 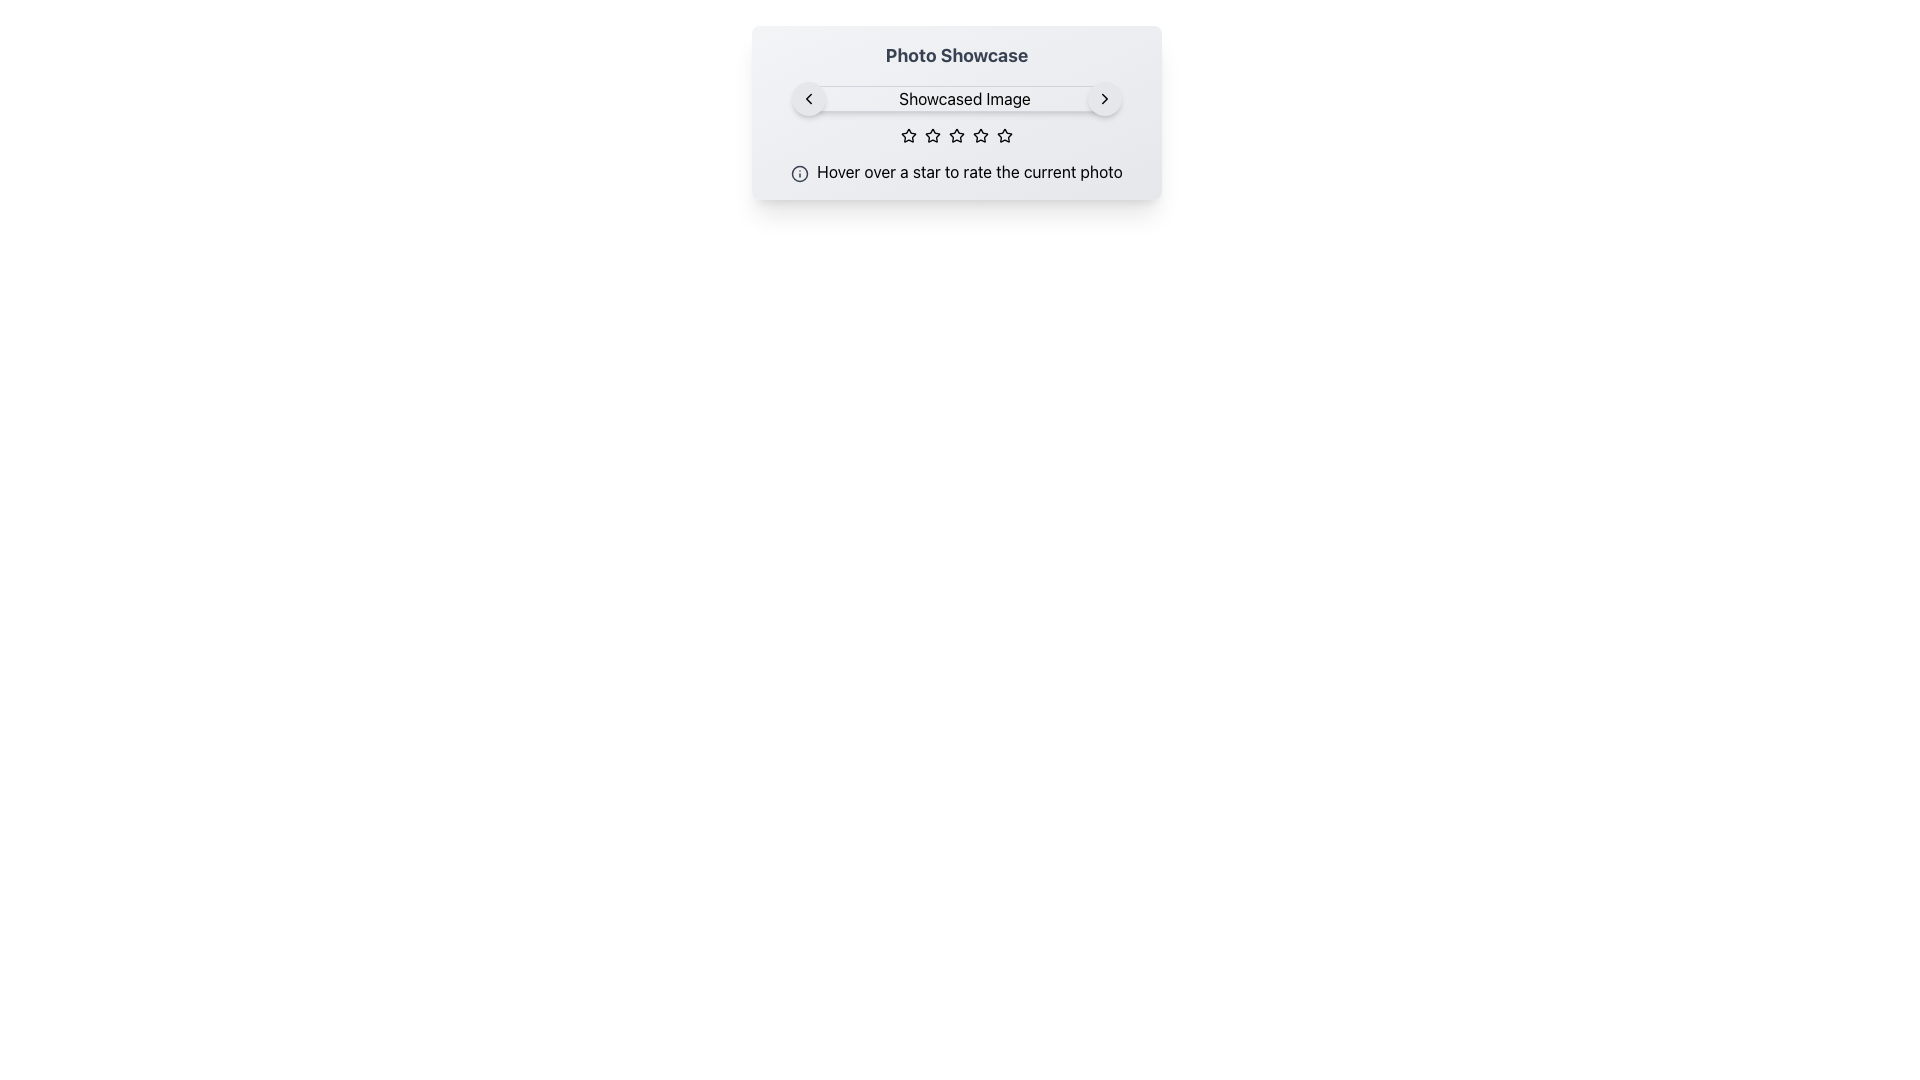 What do you see at coordinates (1103, 99) in the screenshot?
I see `the right-pointing chevron navigation button located in the top-right section of the navigation bar` at bounding box center [1103, 99].